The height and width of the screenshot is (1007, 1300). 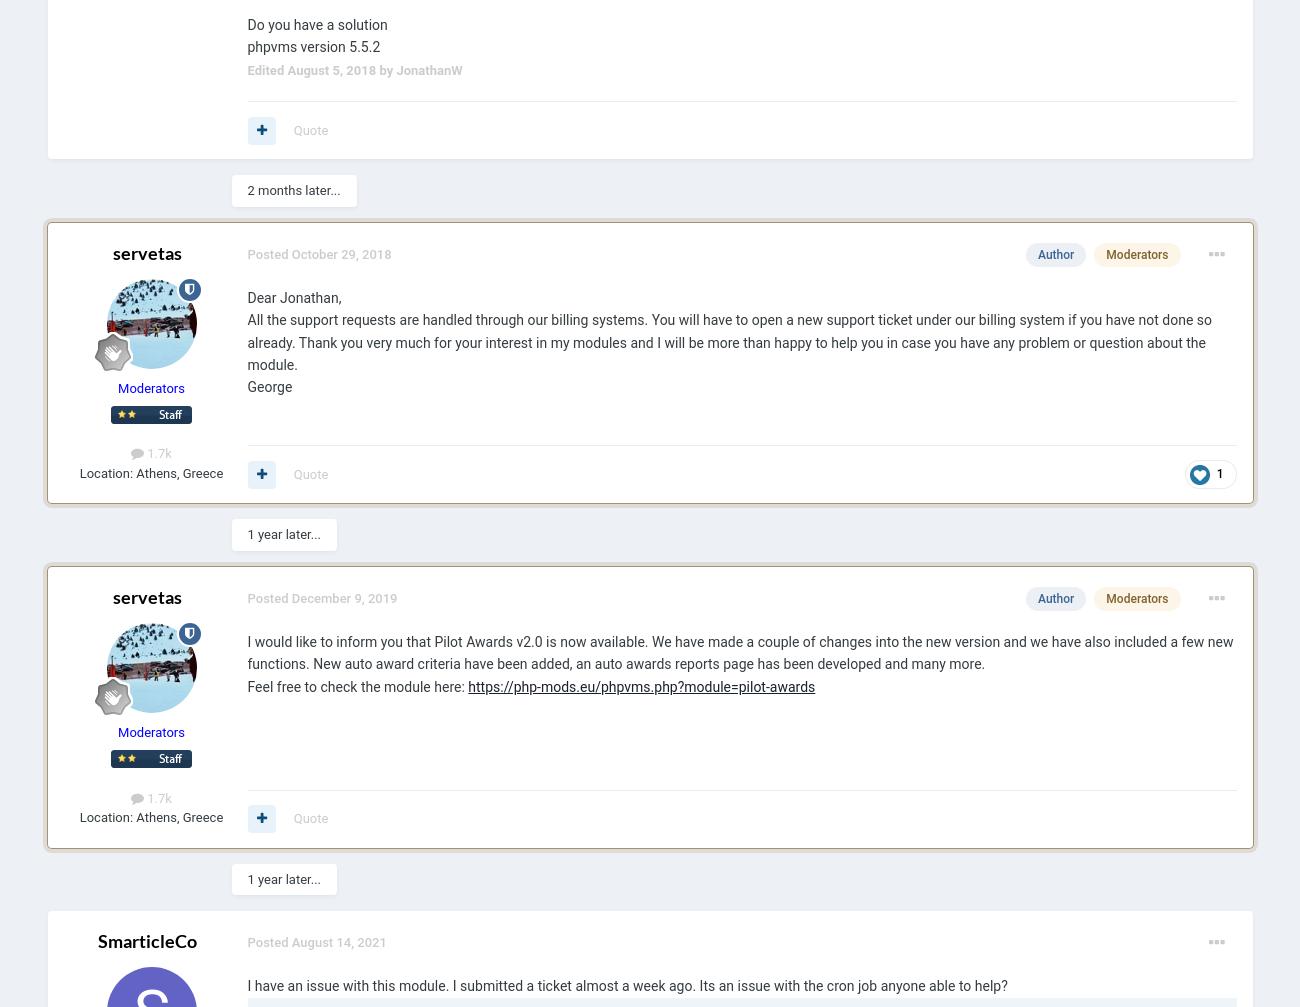 I want to click on 'All the support requests are handled through our billing systems. You will have to open a new support ticket under our billing system if you have not done so already. Thank you very much for your interest in my modules and I will be more than happy to help you in case you have any problem or question about the module.', so click(x=729, y=341).